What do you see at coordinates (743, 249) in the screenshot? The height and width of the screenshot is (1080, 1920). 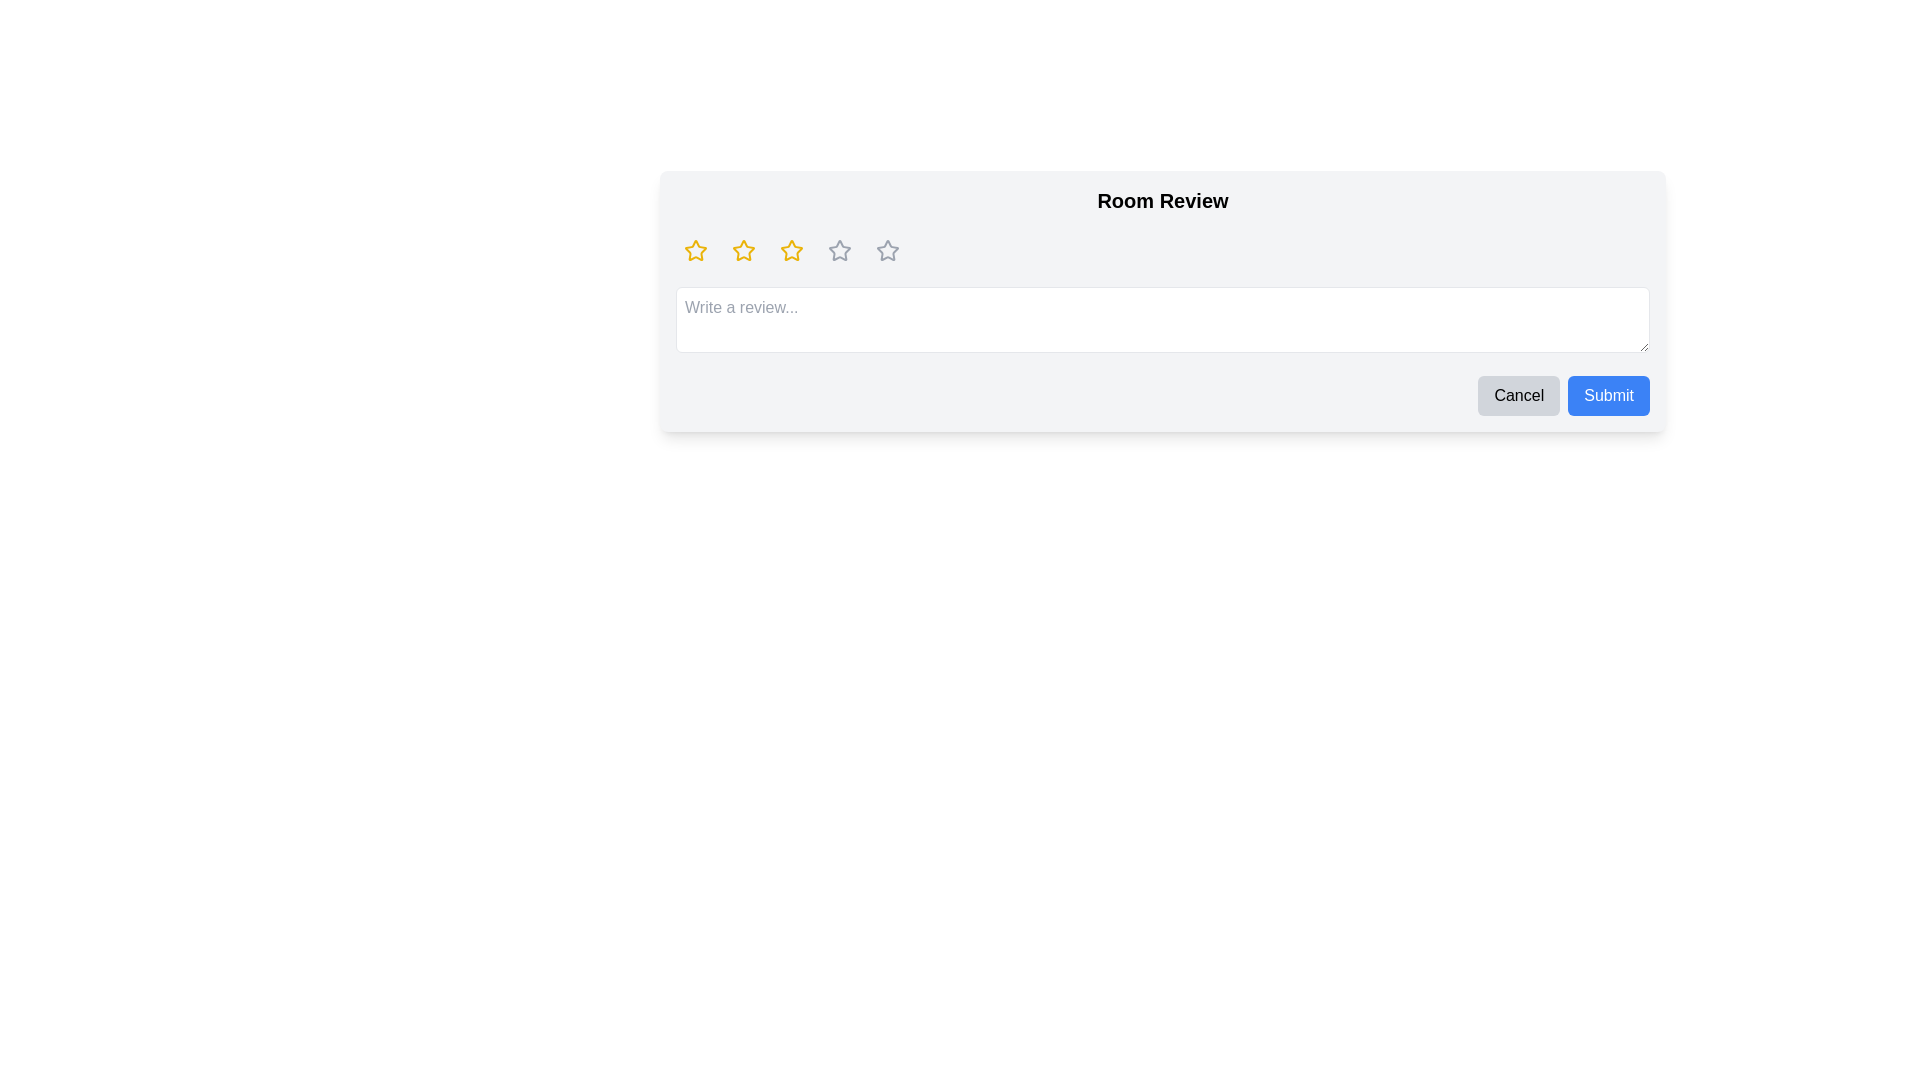 I see `the second star rating icon, which is outlined with a yellow color fill` at bounding box center [743, 249].